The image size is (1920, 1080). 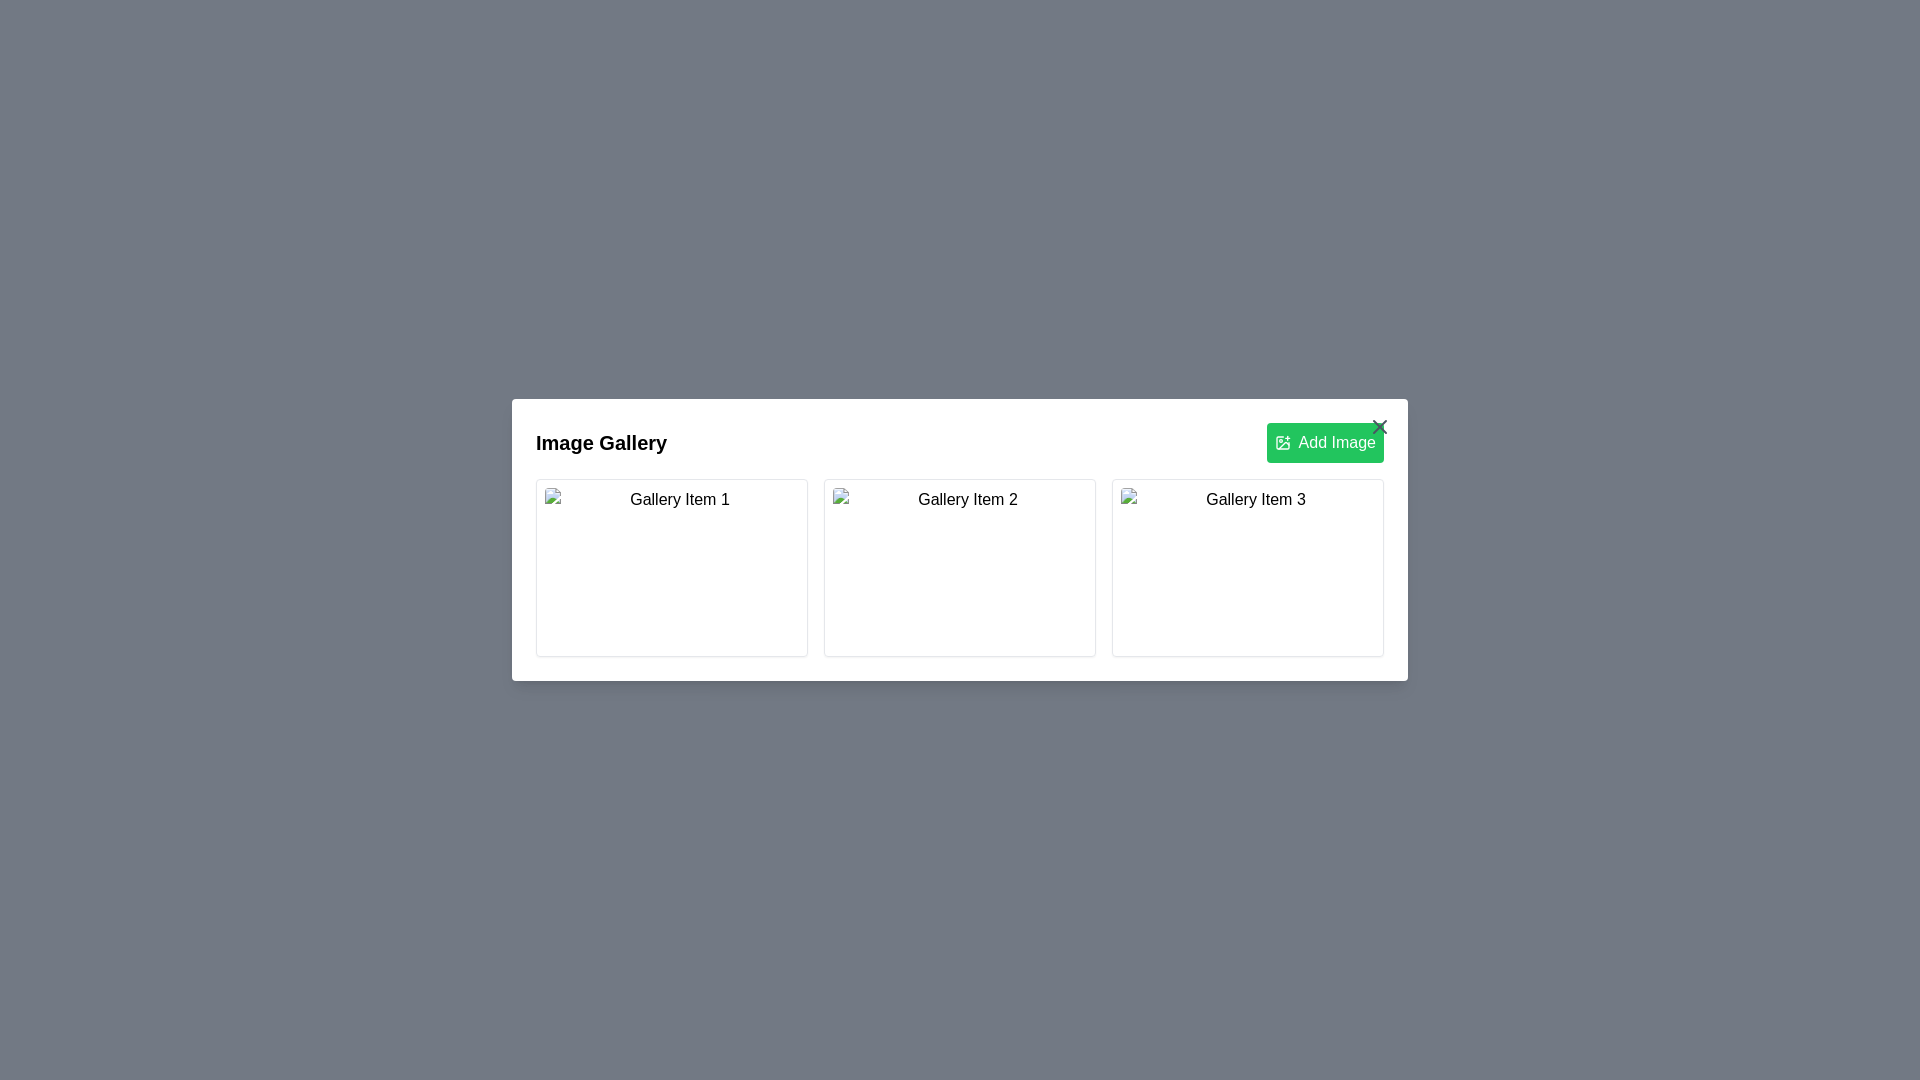 I want to click on the 'Add Image' button to initiate adding a new image to the gallery, so click(x=1324, y=442).